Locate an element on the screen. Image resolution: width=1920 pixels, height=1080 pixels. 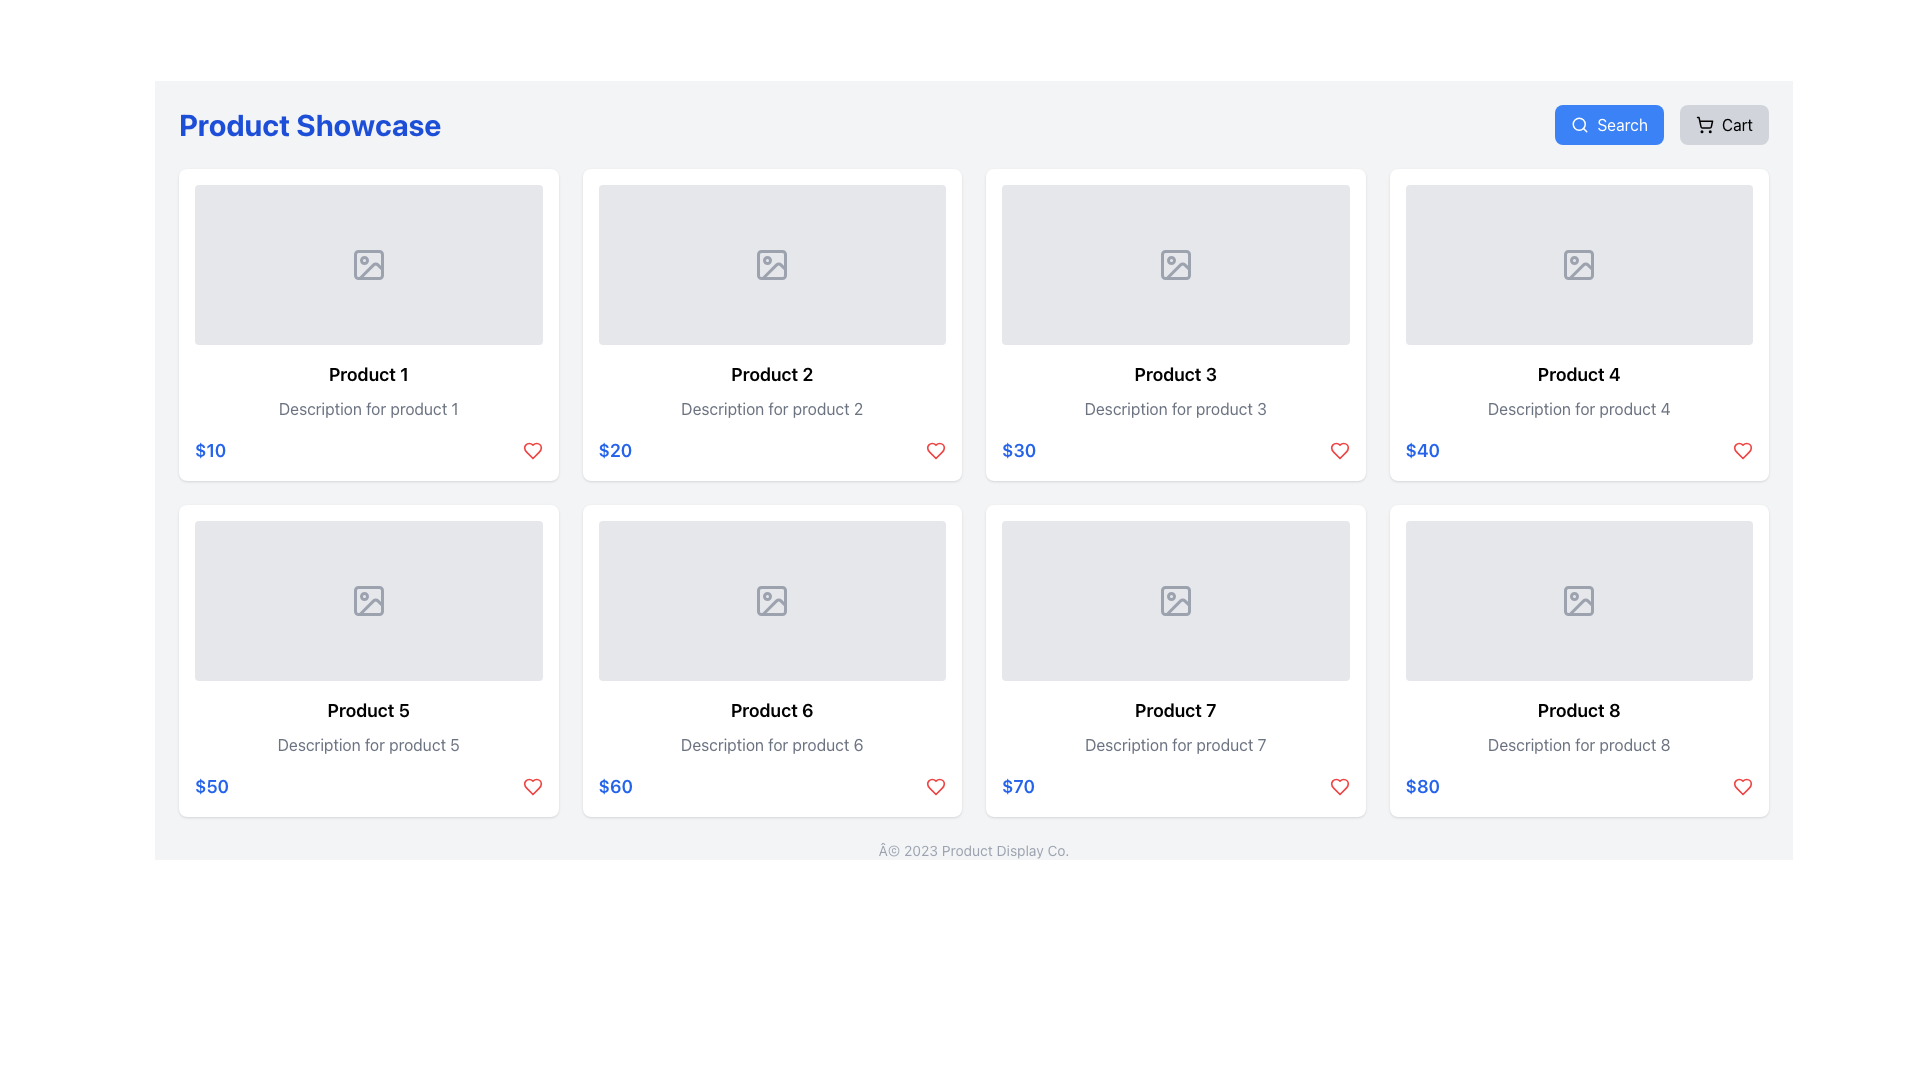
the second product card with a white background, rounded corners, and a red heart icon at the bottom right is located at coordinates (771, 323).